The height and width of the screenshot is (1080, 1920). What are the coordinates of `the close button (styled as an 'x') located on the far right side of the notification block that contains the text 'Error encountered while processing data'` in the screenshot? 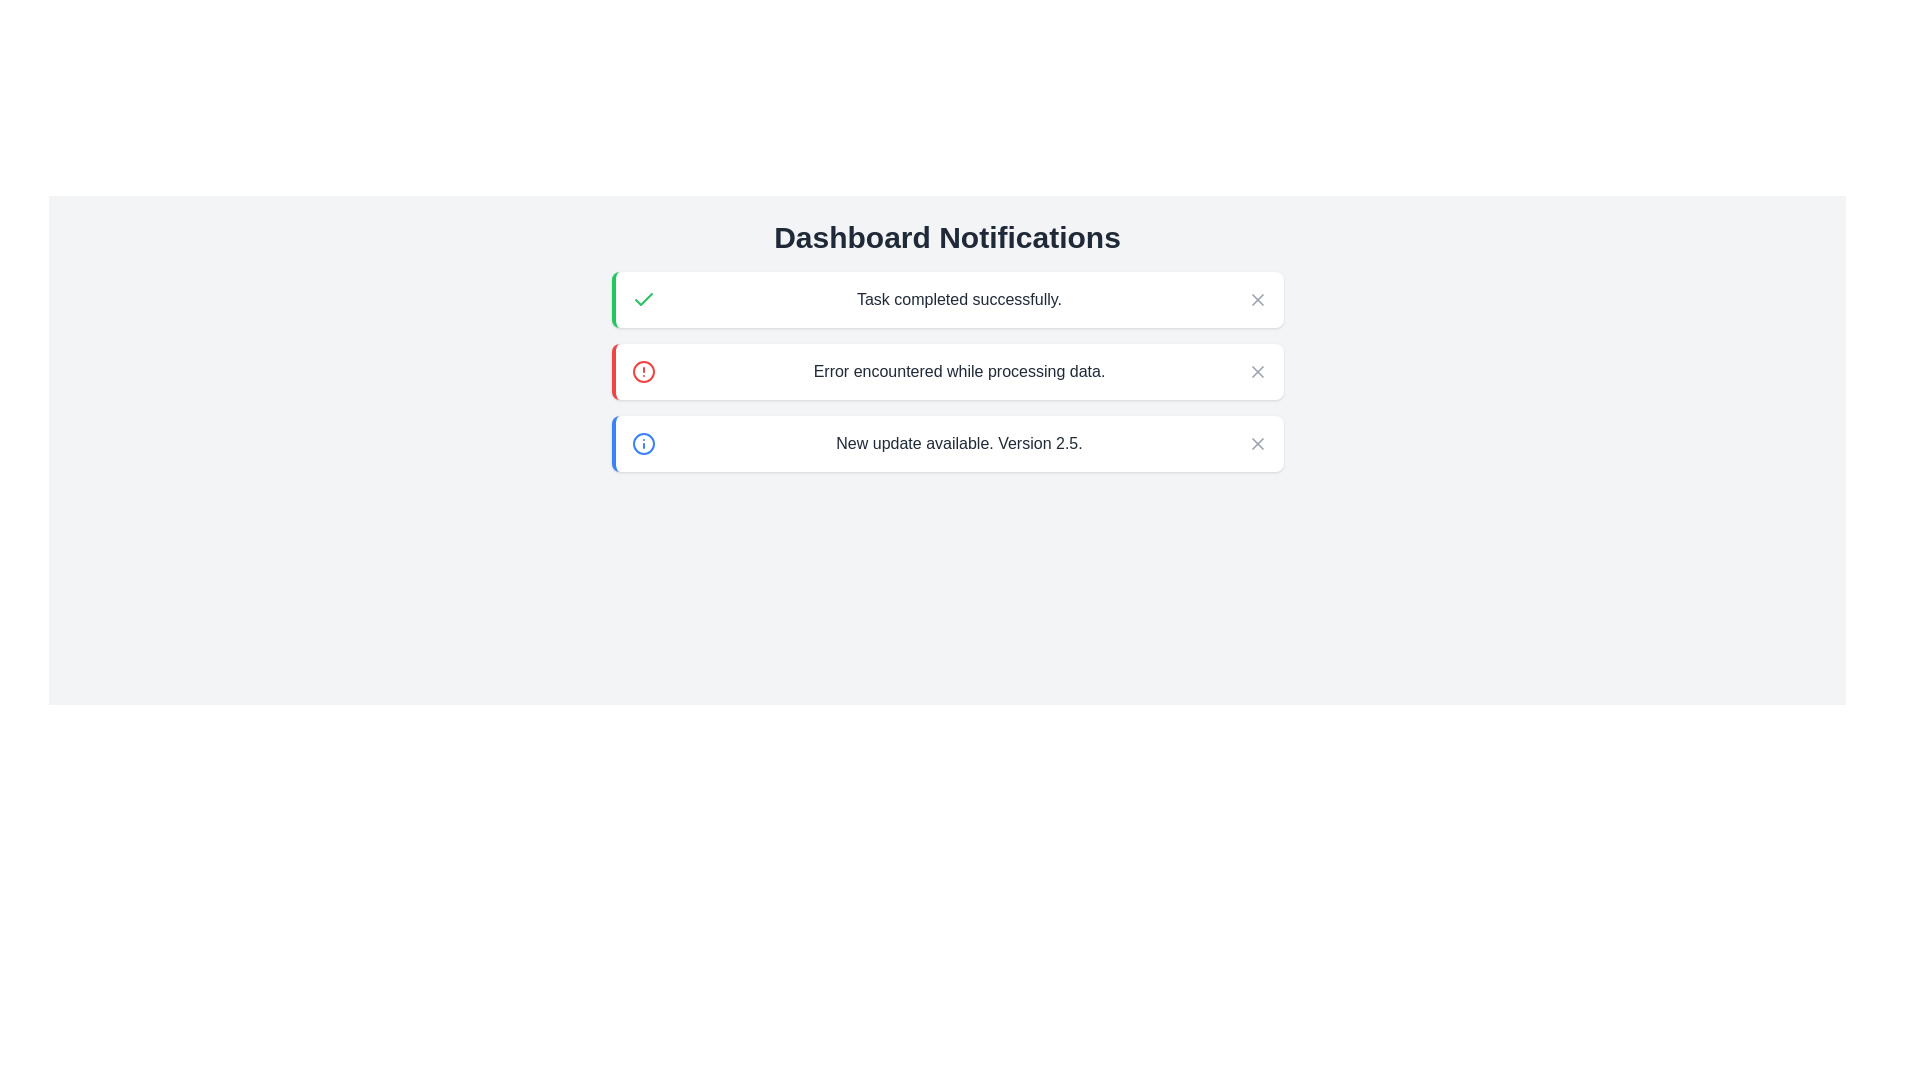 It's located at (1256, 371).